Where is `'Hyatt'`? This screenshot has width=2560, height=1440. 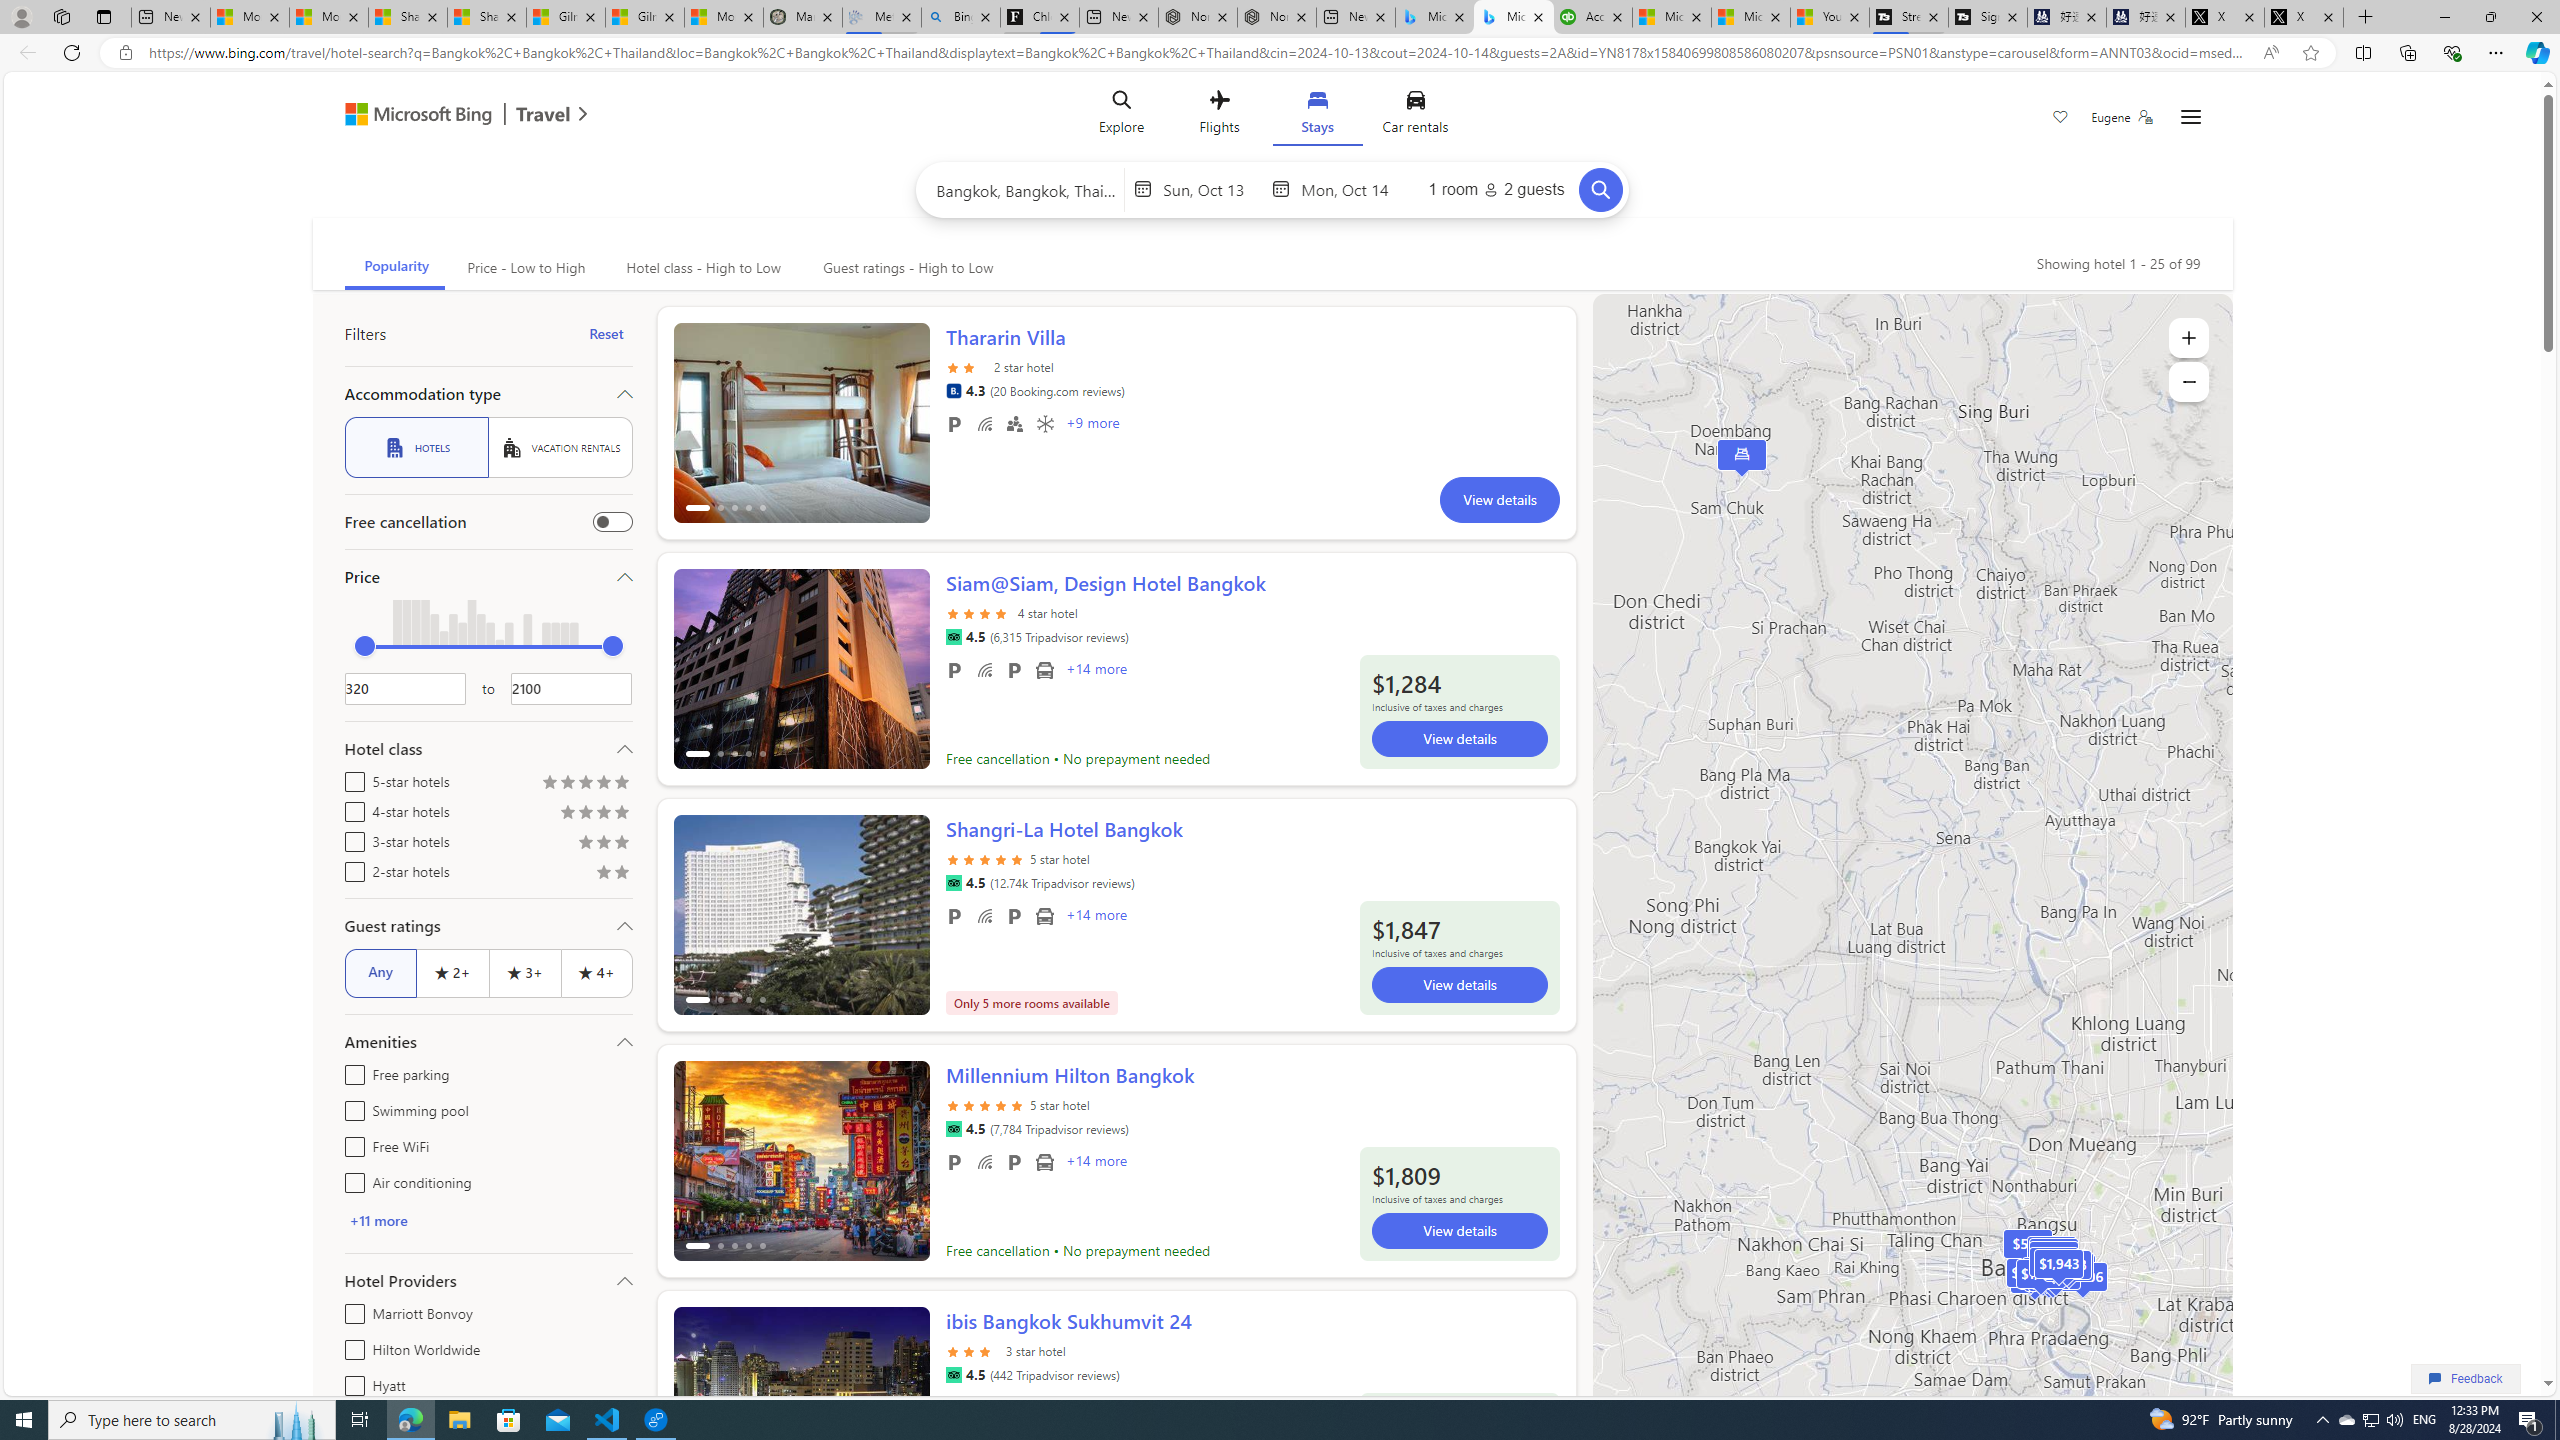 'Hyatt' is located at coordinates (350, 1382).